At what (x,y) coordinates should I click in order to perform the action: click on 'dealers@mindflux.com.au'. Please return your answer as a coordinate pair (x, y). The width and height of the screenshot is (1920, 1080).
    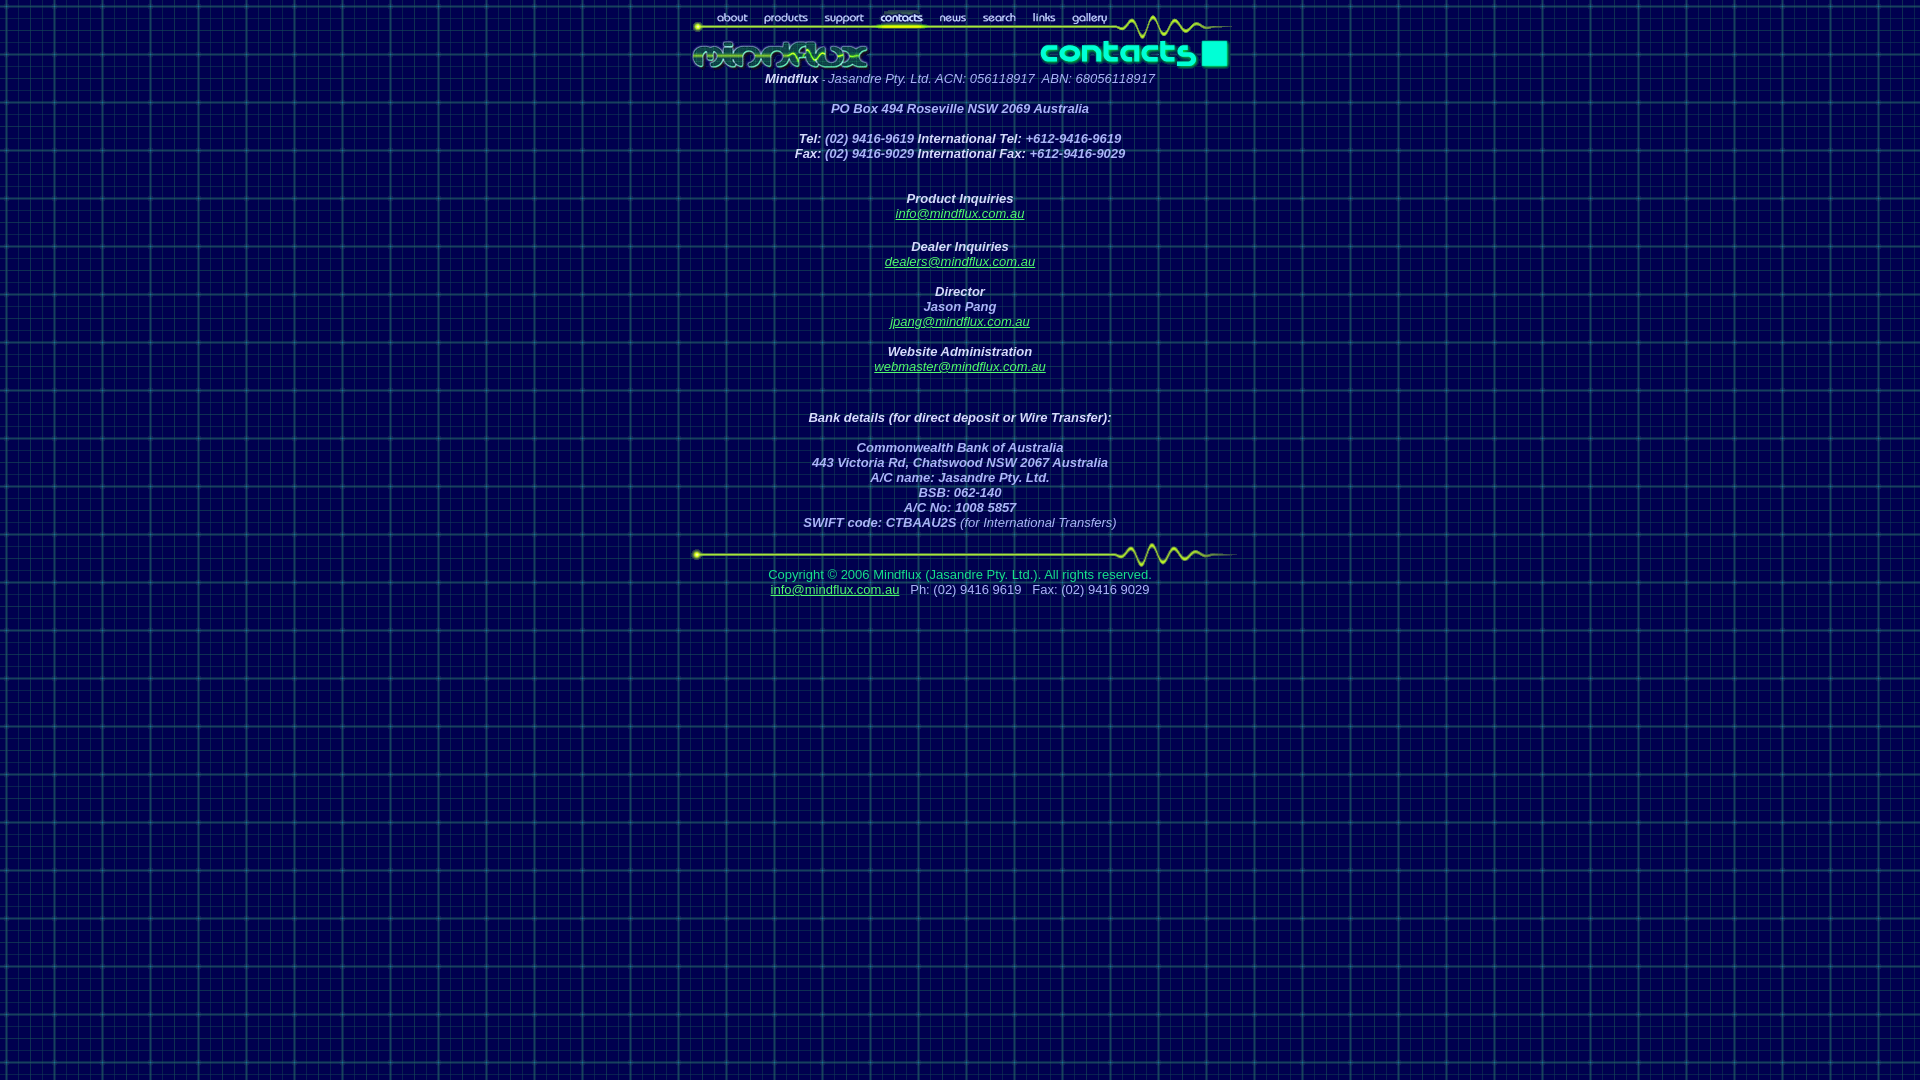
    Looking at the image, I should click on (960, 259).